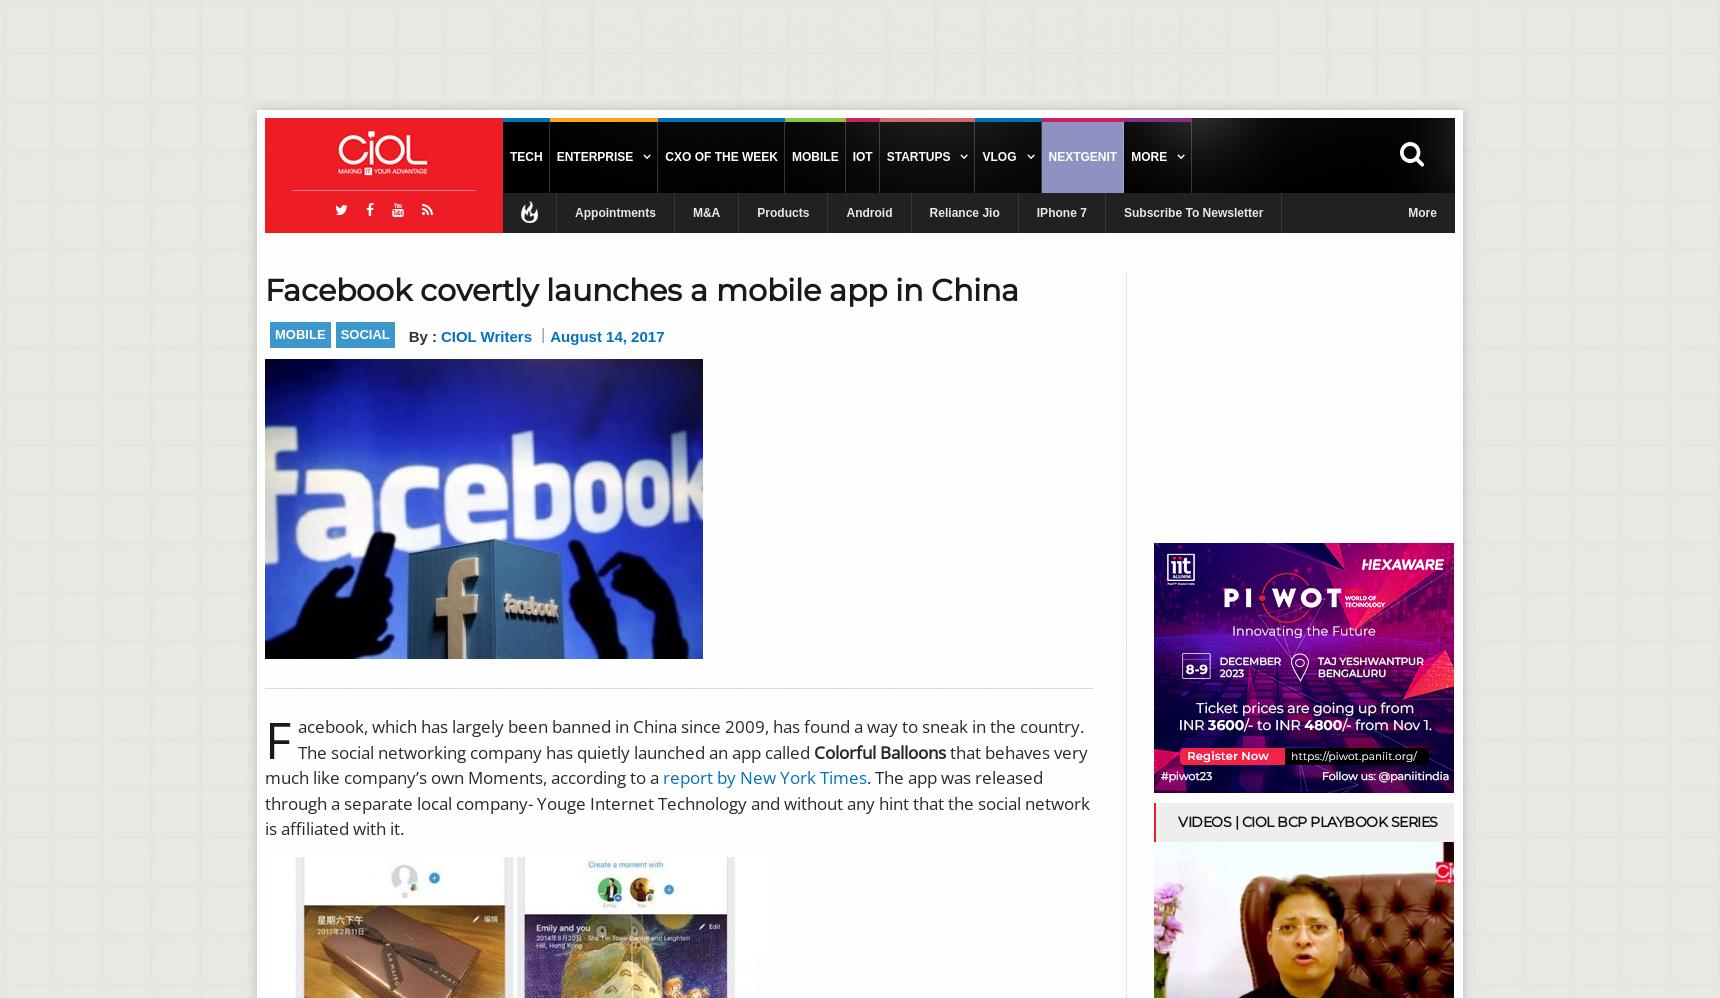 This screenshot has width=1720, height=998. Describe the element at coordinates (525, 155) in the screenshot. I see `'Tech'` at that location.